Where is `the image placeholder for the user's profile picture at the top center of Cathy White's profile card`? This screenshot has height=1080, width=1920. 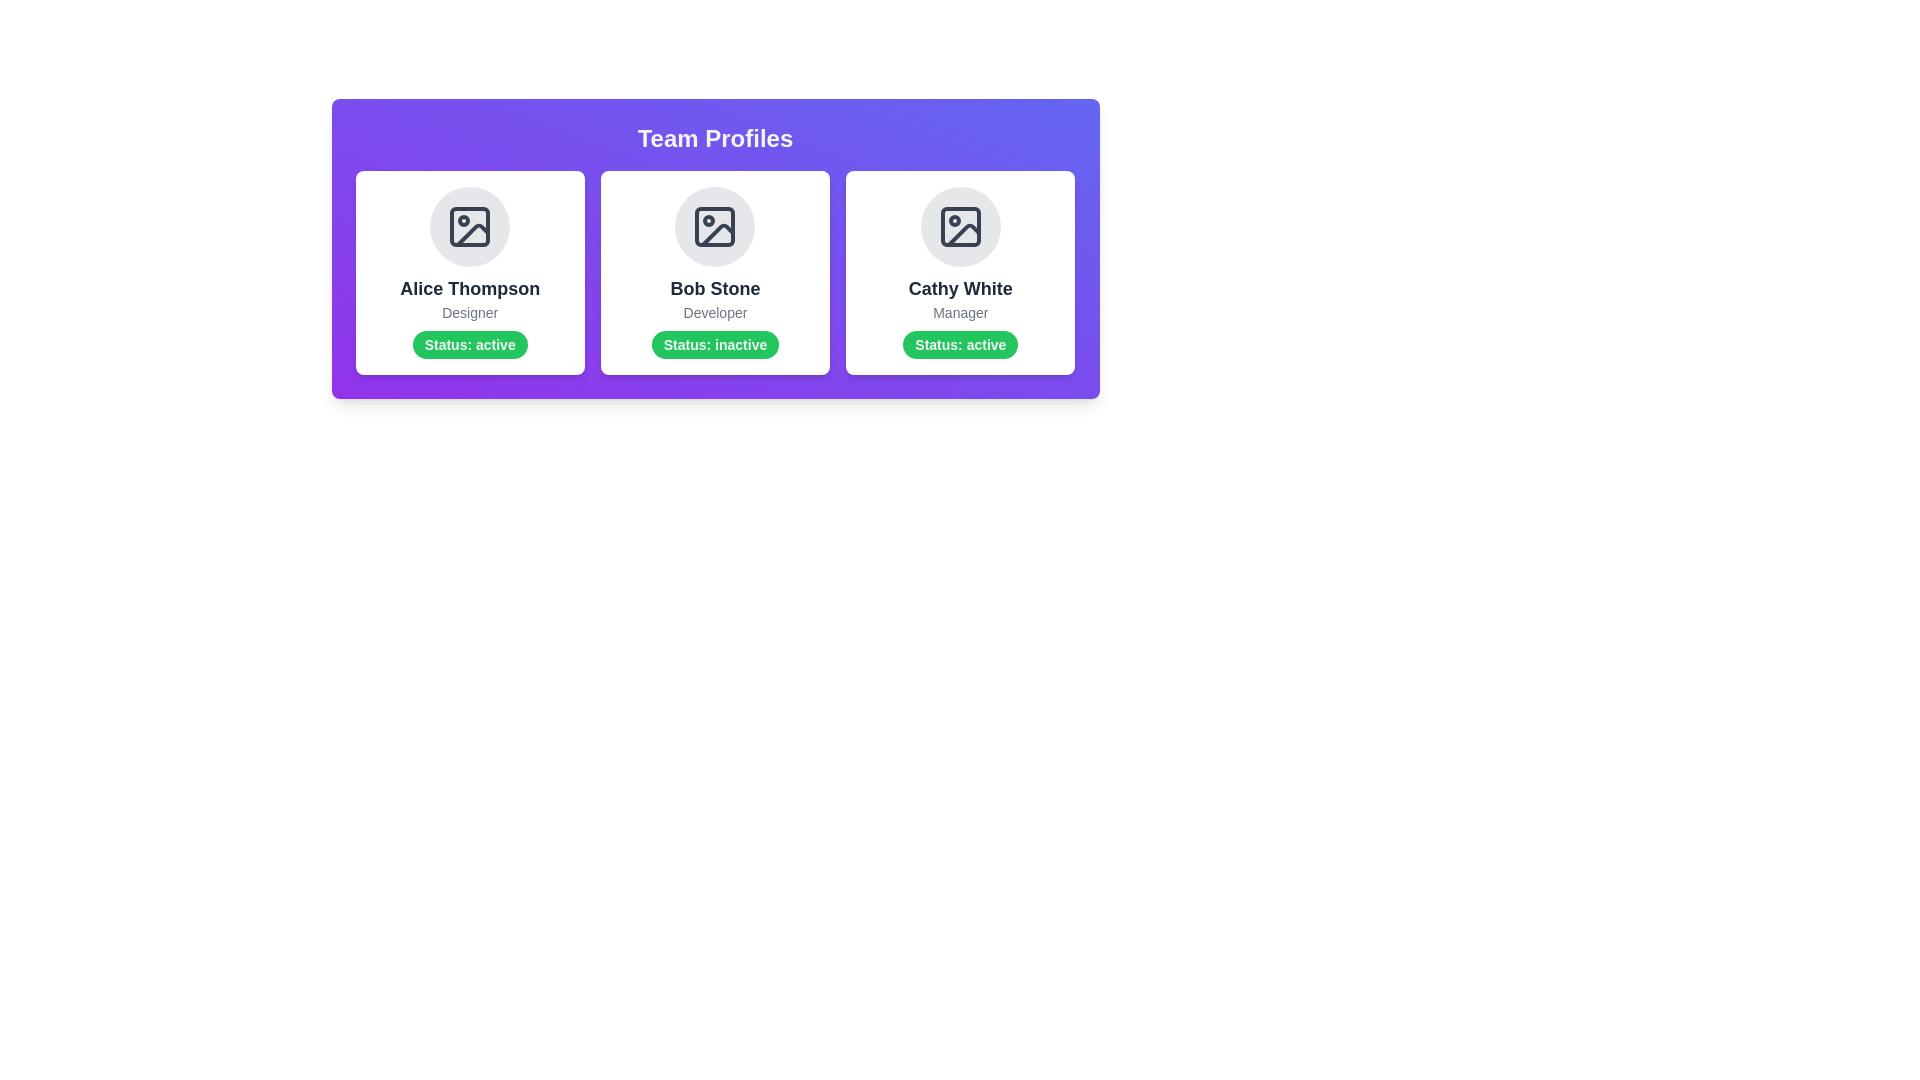 the image placeholder for the user's profile picture at the top center of Cathy White's profile card is located at coordinates (960, 226).